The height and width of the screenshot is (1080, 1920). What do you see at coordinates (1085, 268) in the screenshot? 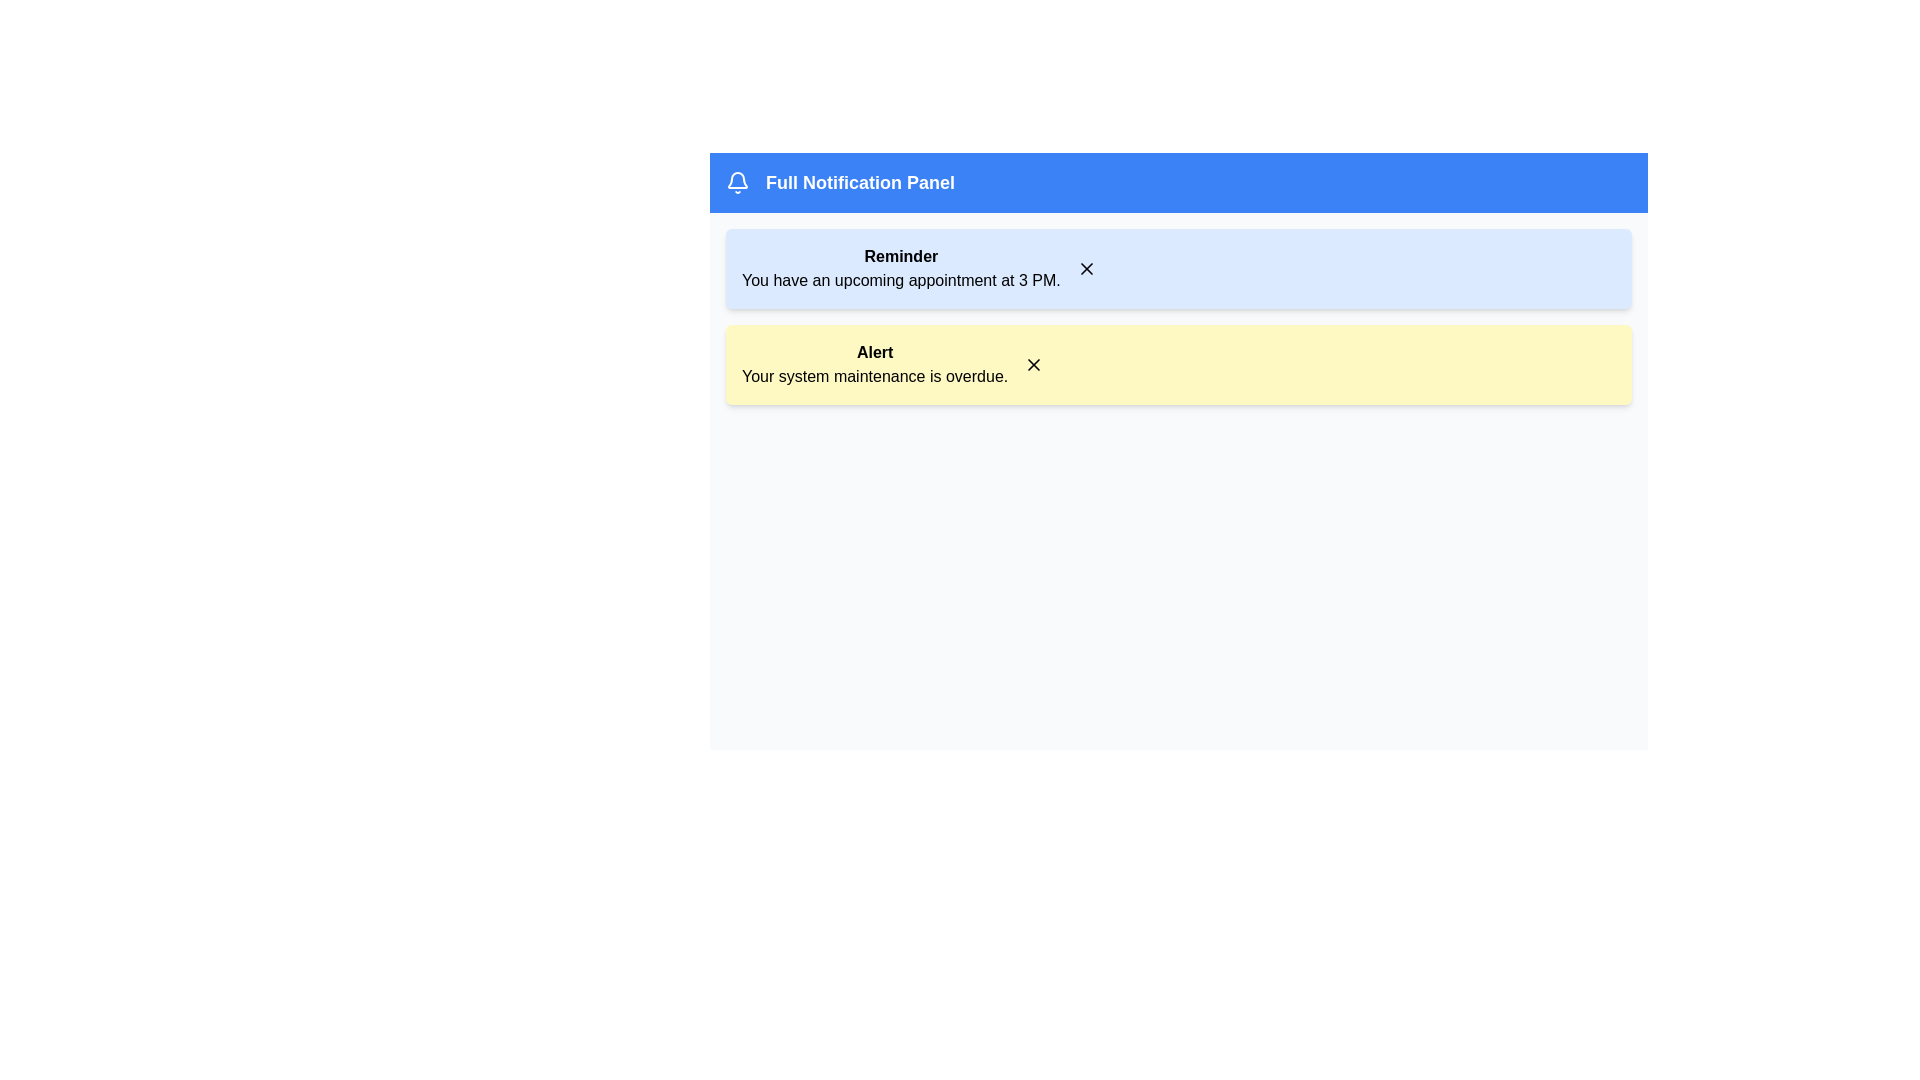
I see `the compact 'X' icon button located at the far-right corner of the blue 'Reminder' notification card` at bounding box center [1085, 268].